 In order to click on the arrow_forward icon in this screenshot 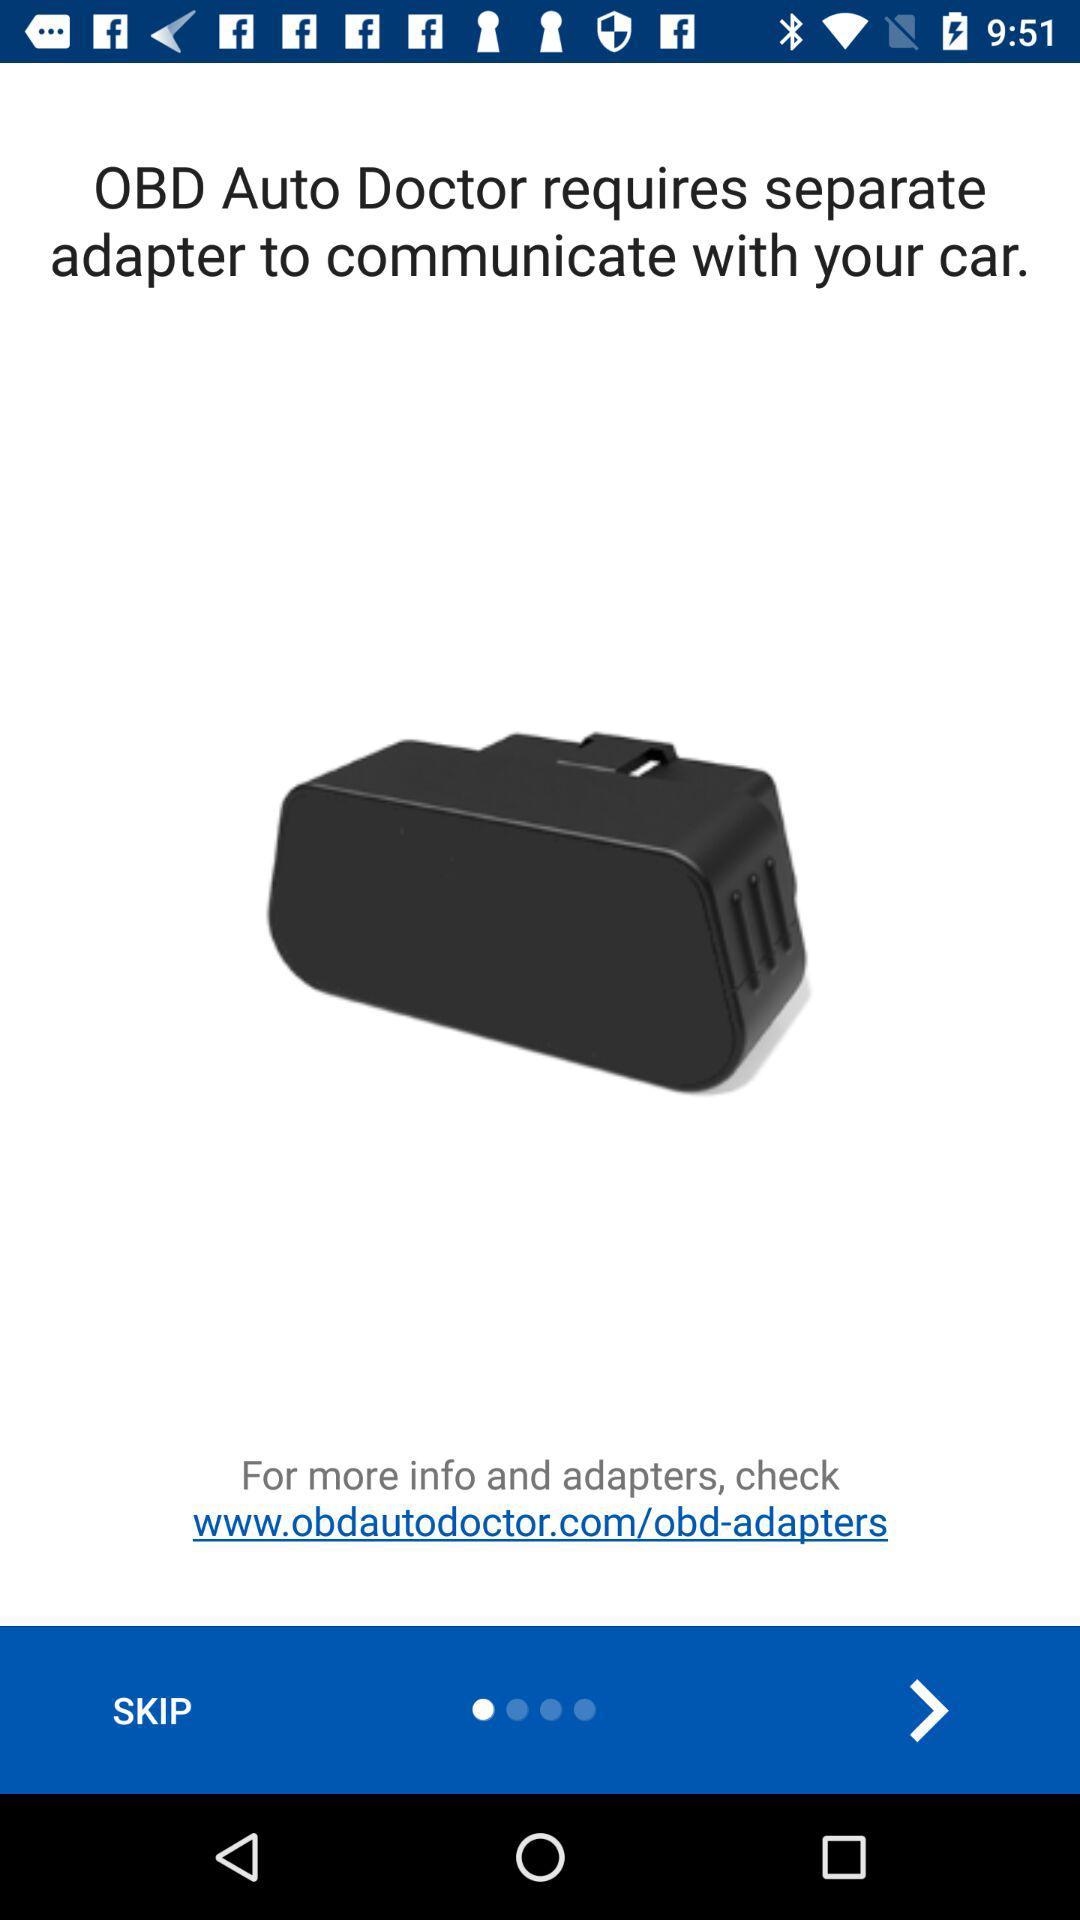, I will do `click(927, 1709)`.